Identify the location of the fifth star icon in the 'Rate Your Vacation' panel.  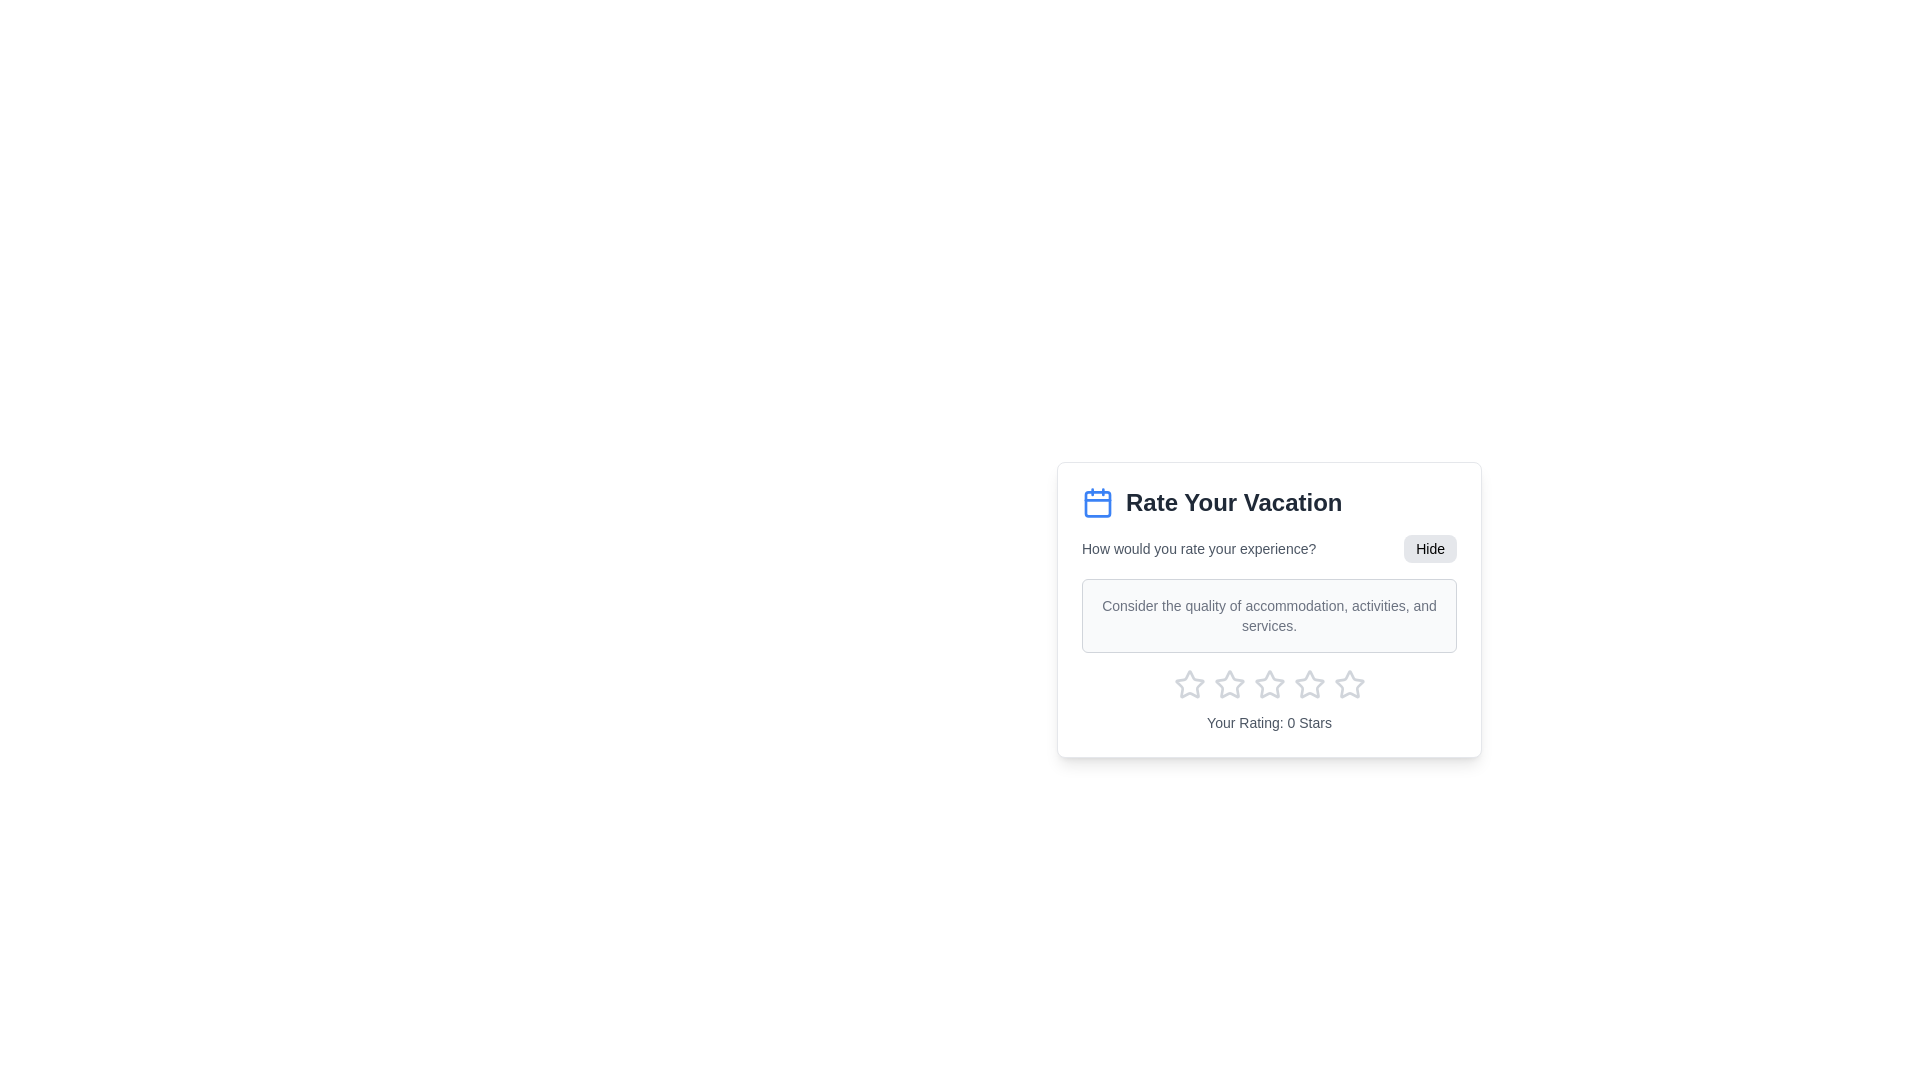
(1349, 683).